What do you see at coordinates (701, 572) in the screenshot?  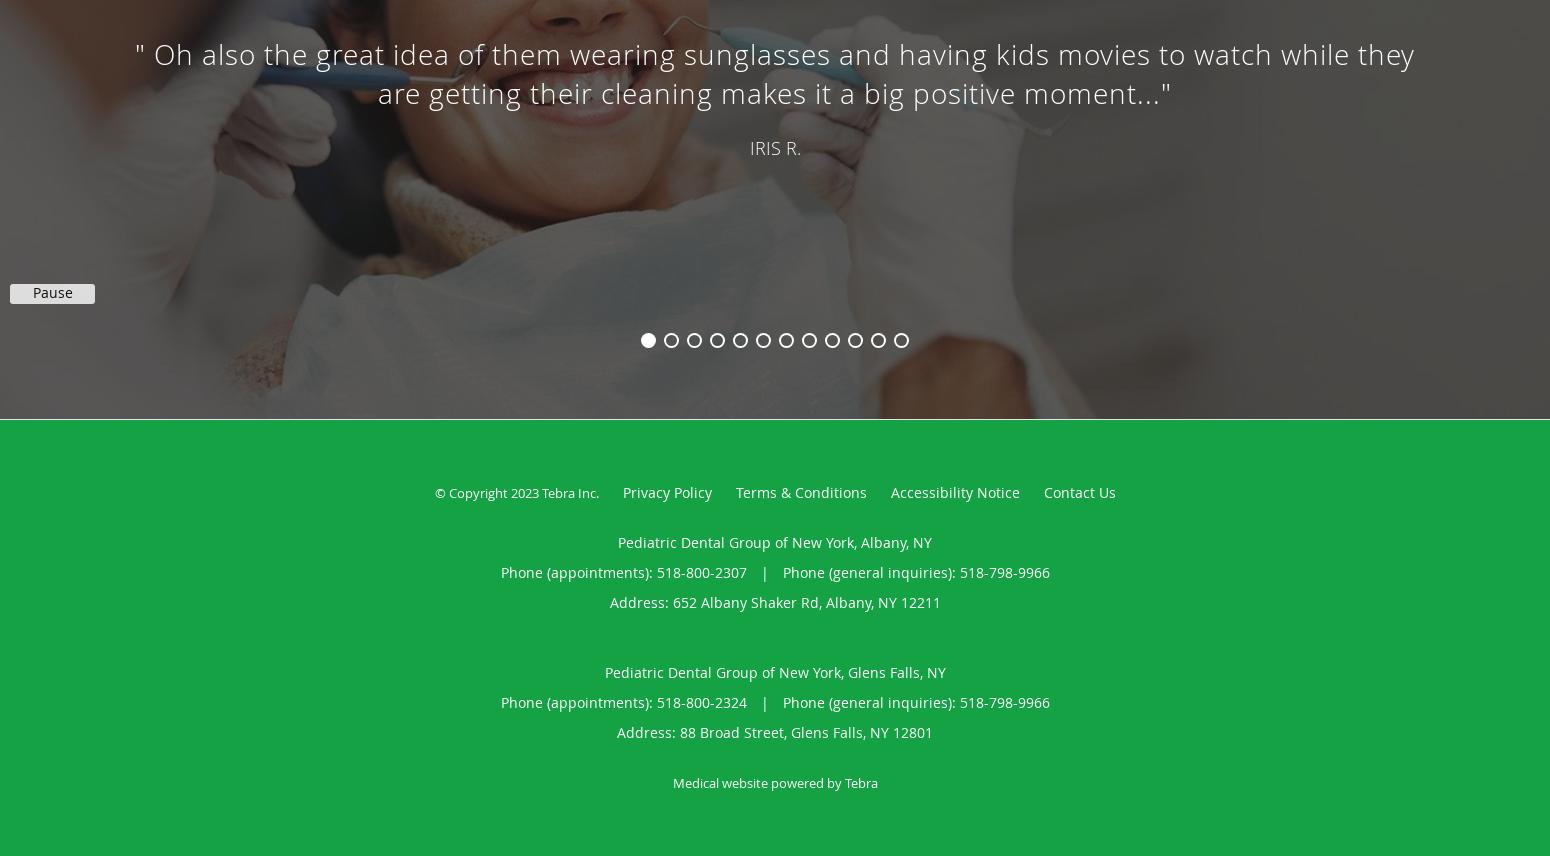 I see `'518-800-2307'` at bounding box center [701, 572].